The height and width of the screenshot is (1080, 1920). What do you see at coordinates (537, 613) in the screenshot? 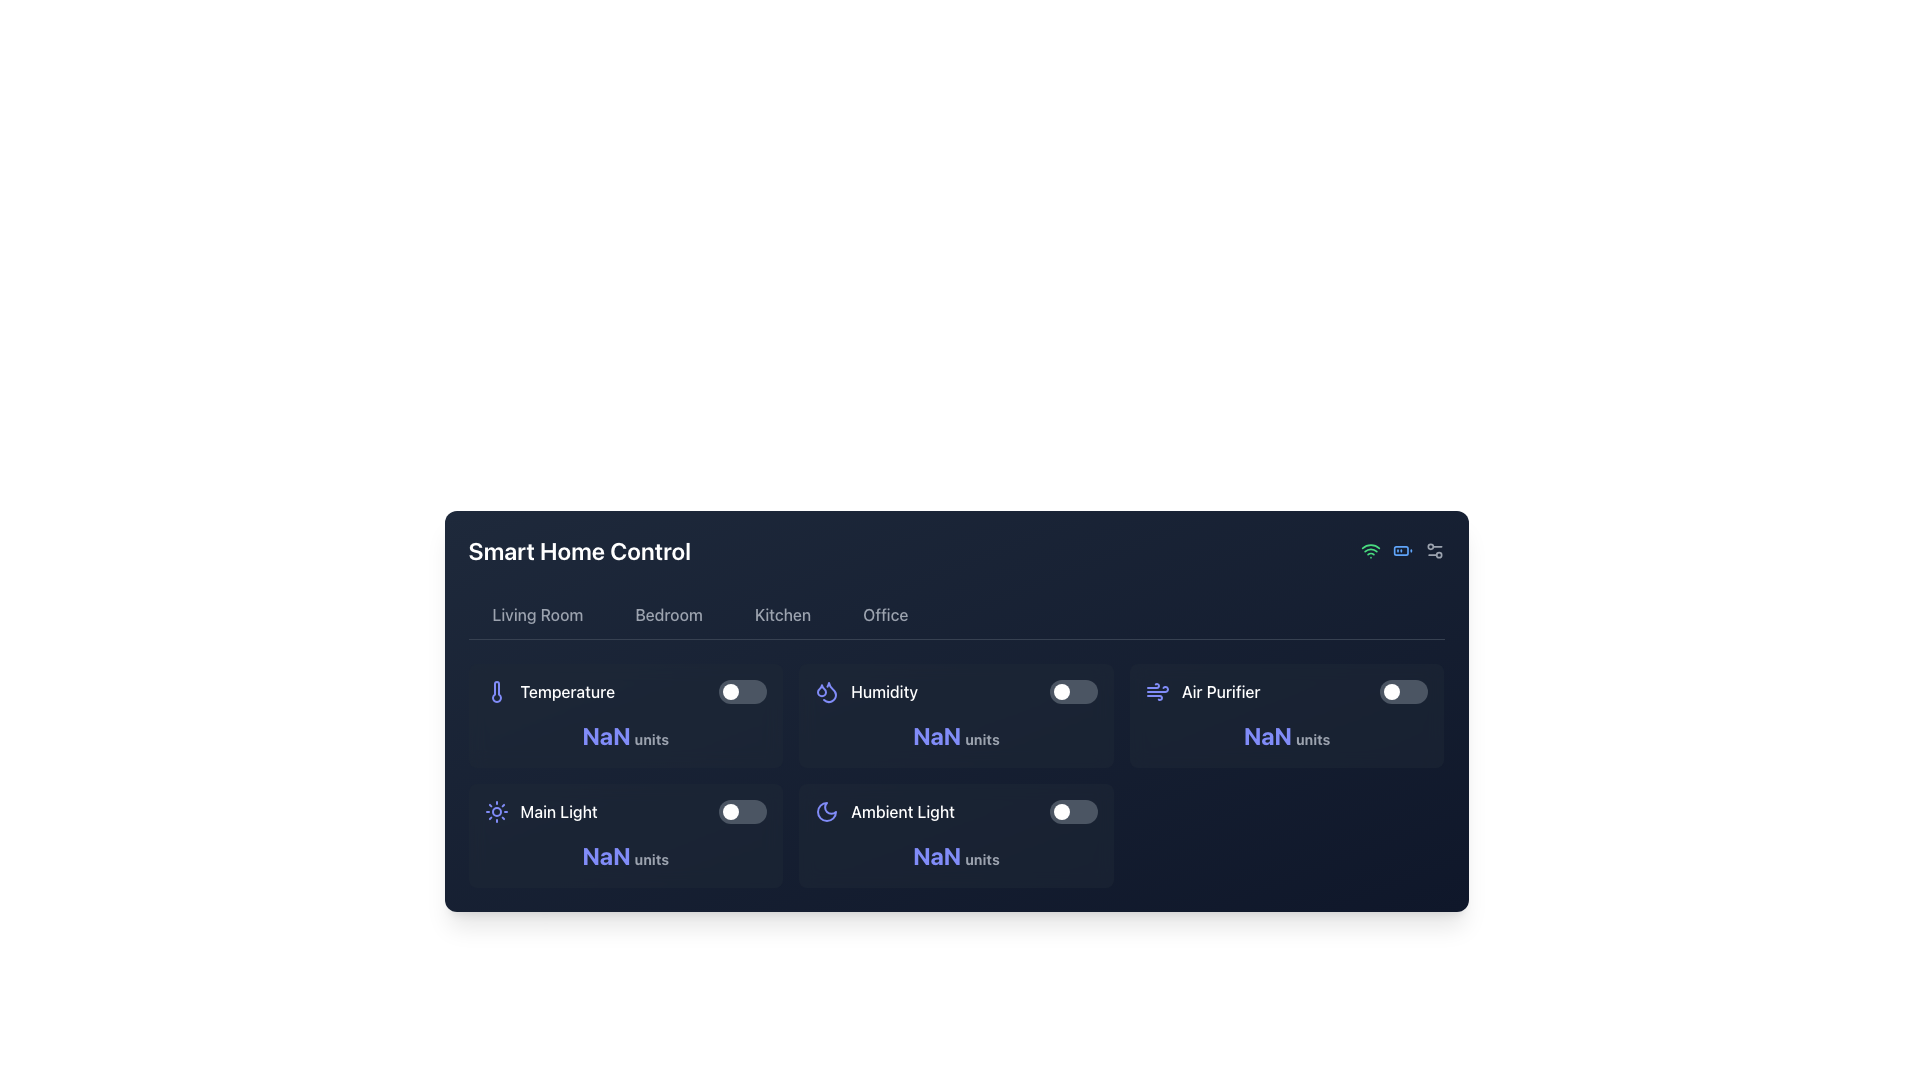
I see `the 'Living Room' tab in the navigation bar` at bounding box center [537, 613].